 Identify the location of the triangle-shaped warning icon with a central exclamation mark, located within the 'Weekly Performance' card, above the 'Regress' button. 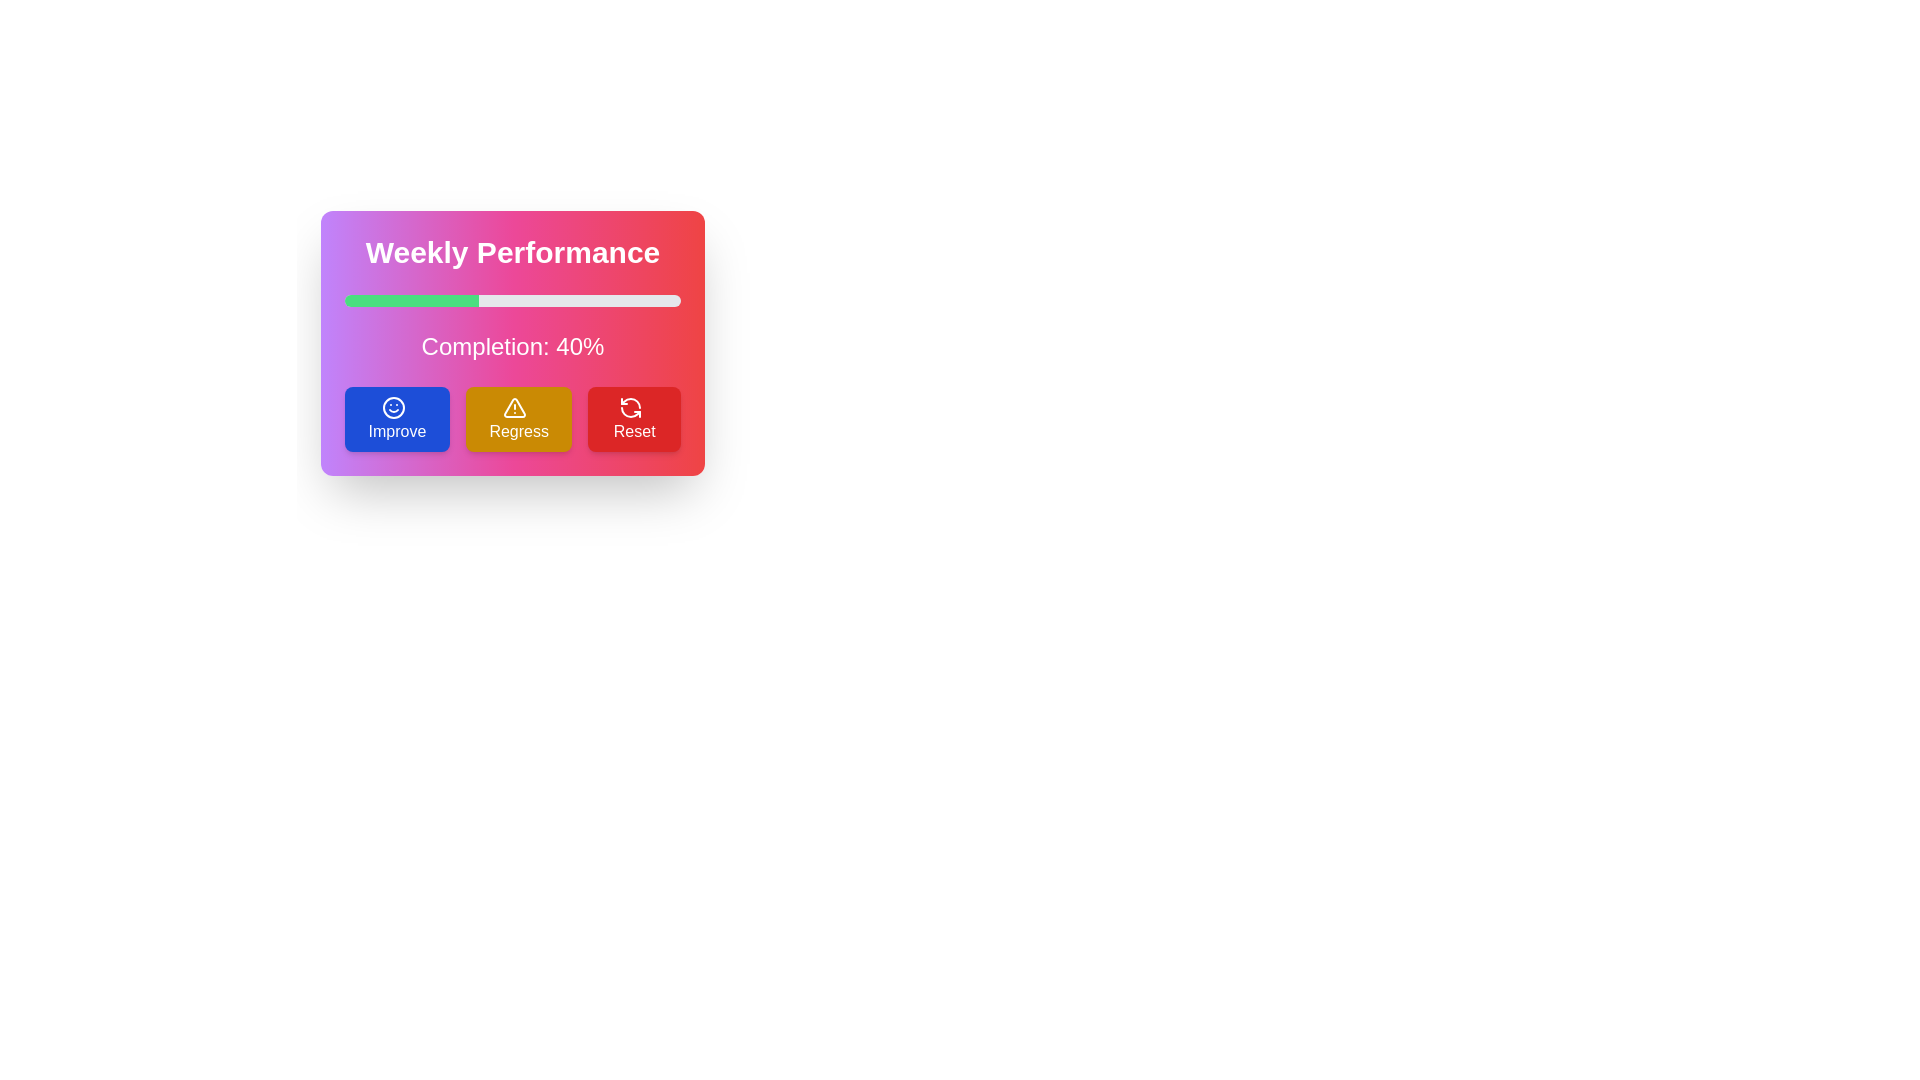
(515, 406).